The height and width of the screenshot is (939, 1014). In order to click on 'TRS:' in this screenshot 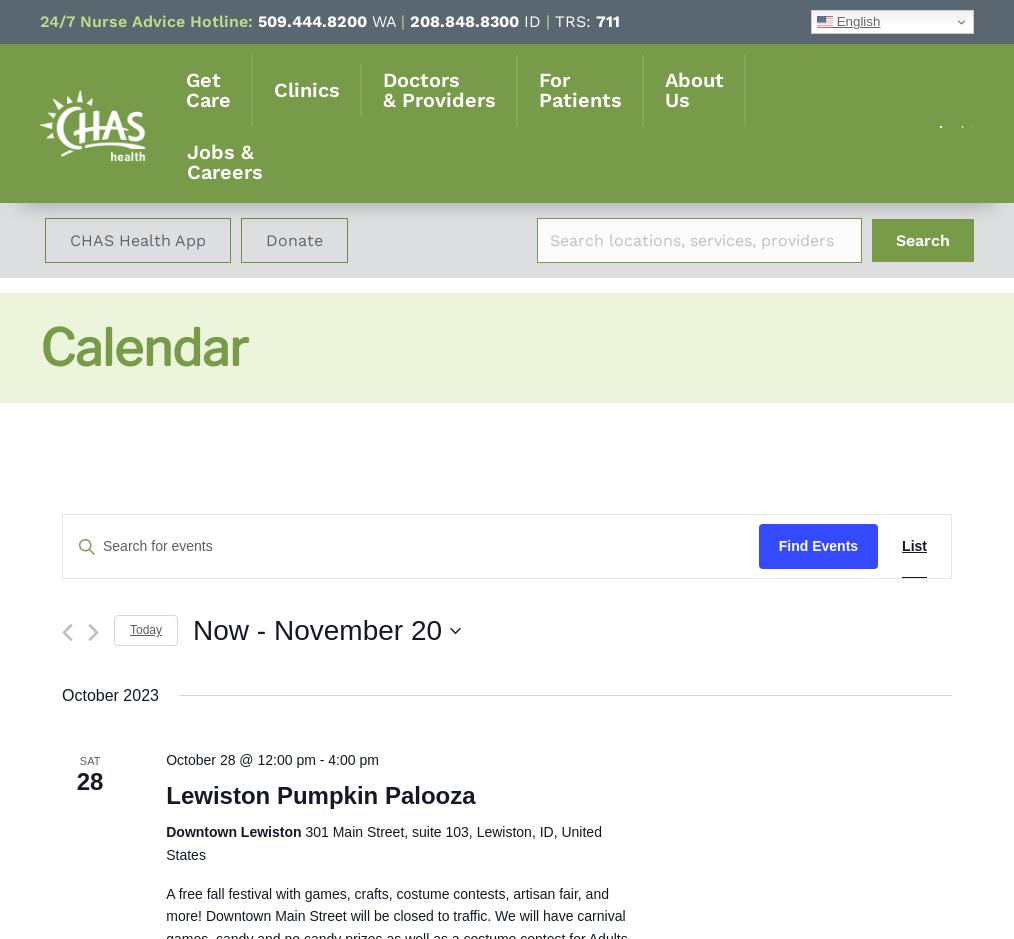, I will do `click(548, 21)`.